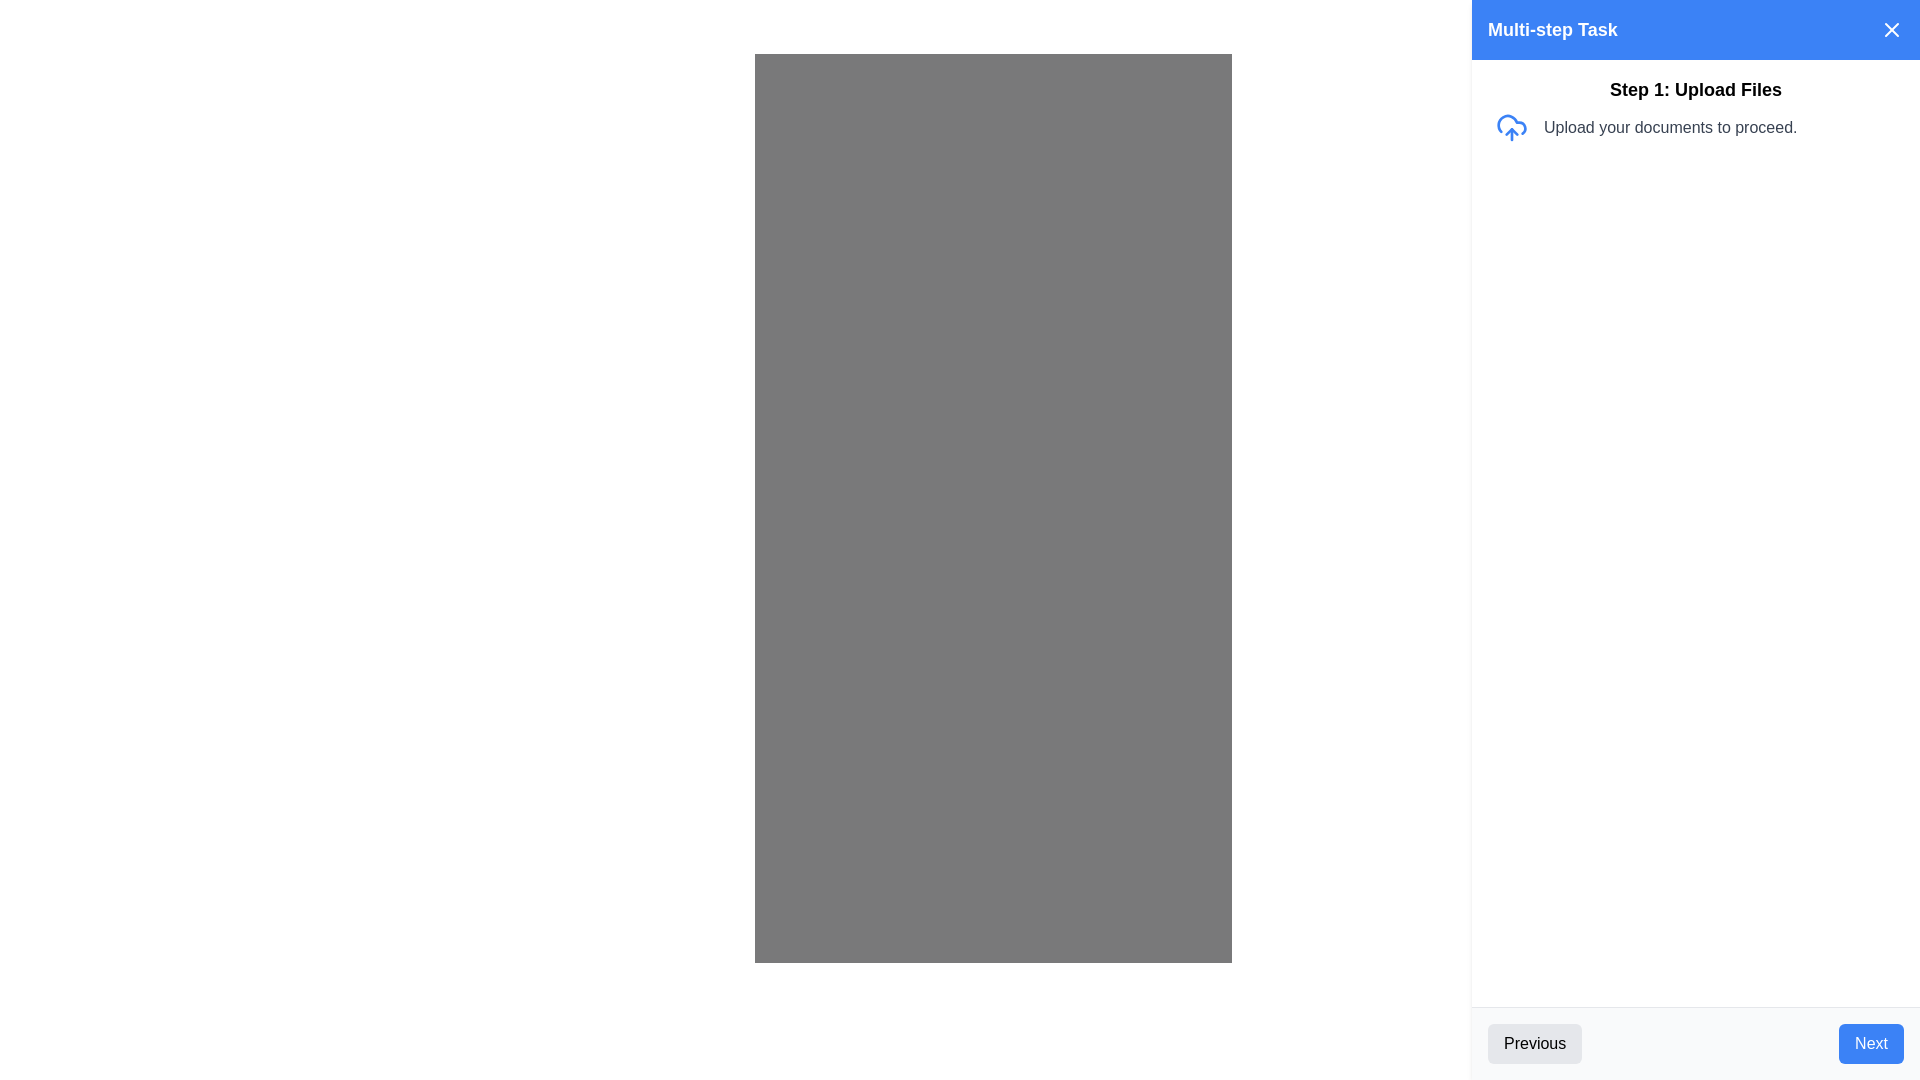 This screenshot has height=1080, width=1920. What do you see at coordinates (1890, 30) in the screenshot?
I see `the close button represented by a white 'X' within a blue square located at the top-right corner of the header section labeled 'Multi-step Task'` at bounding box center [1890, 30].